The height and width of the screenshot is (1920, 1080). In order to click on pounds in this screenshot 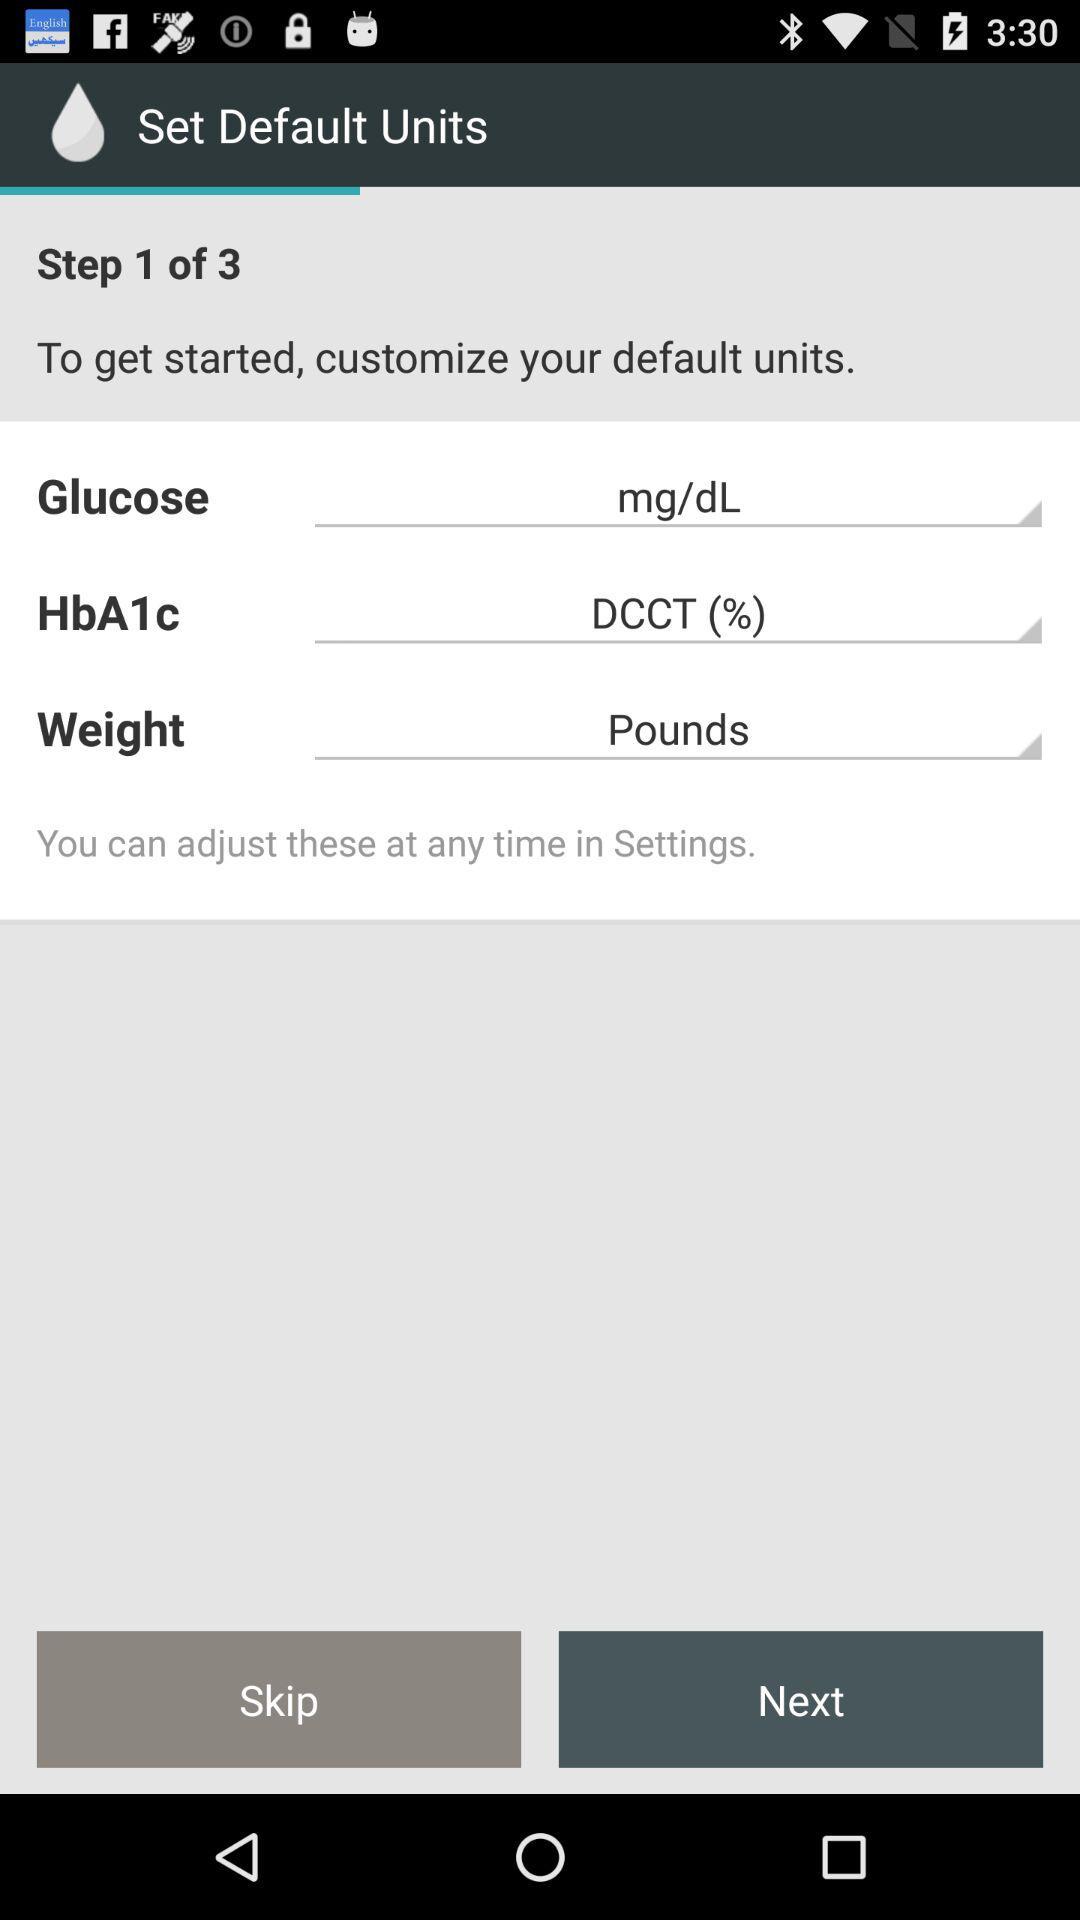, I will do `click(678, 727)`.